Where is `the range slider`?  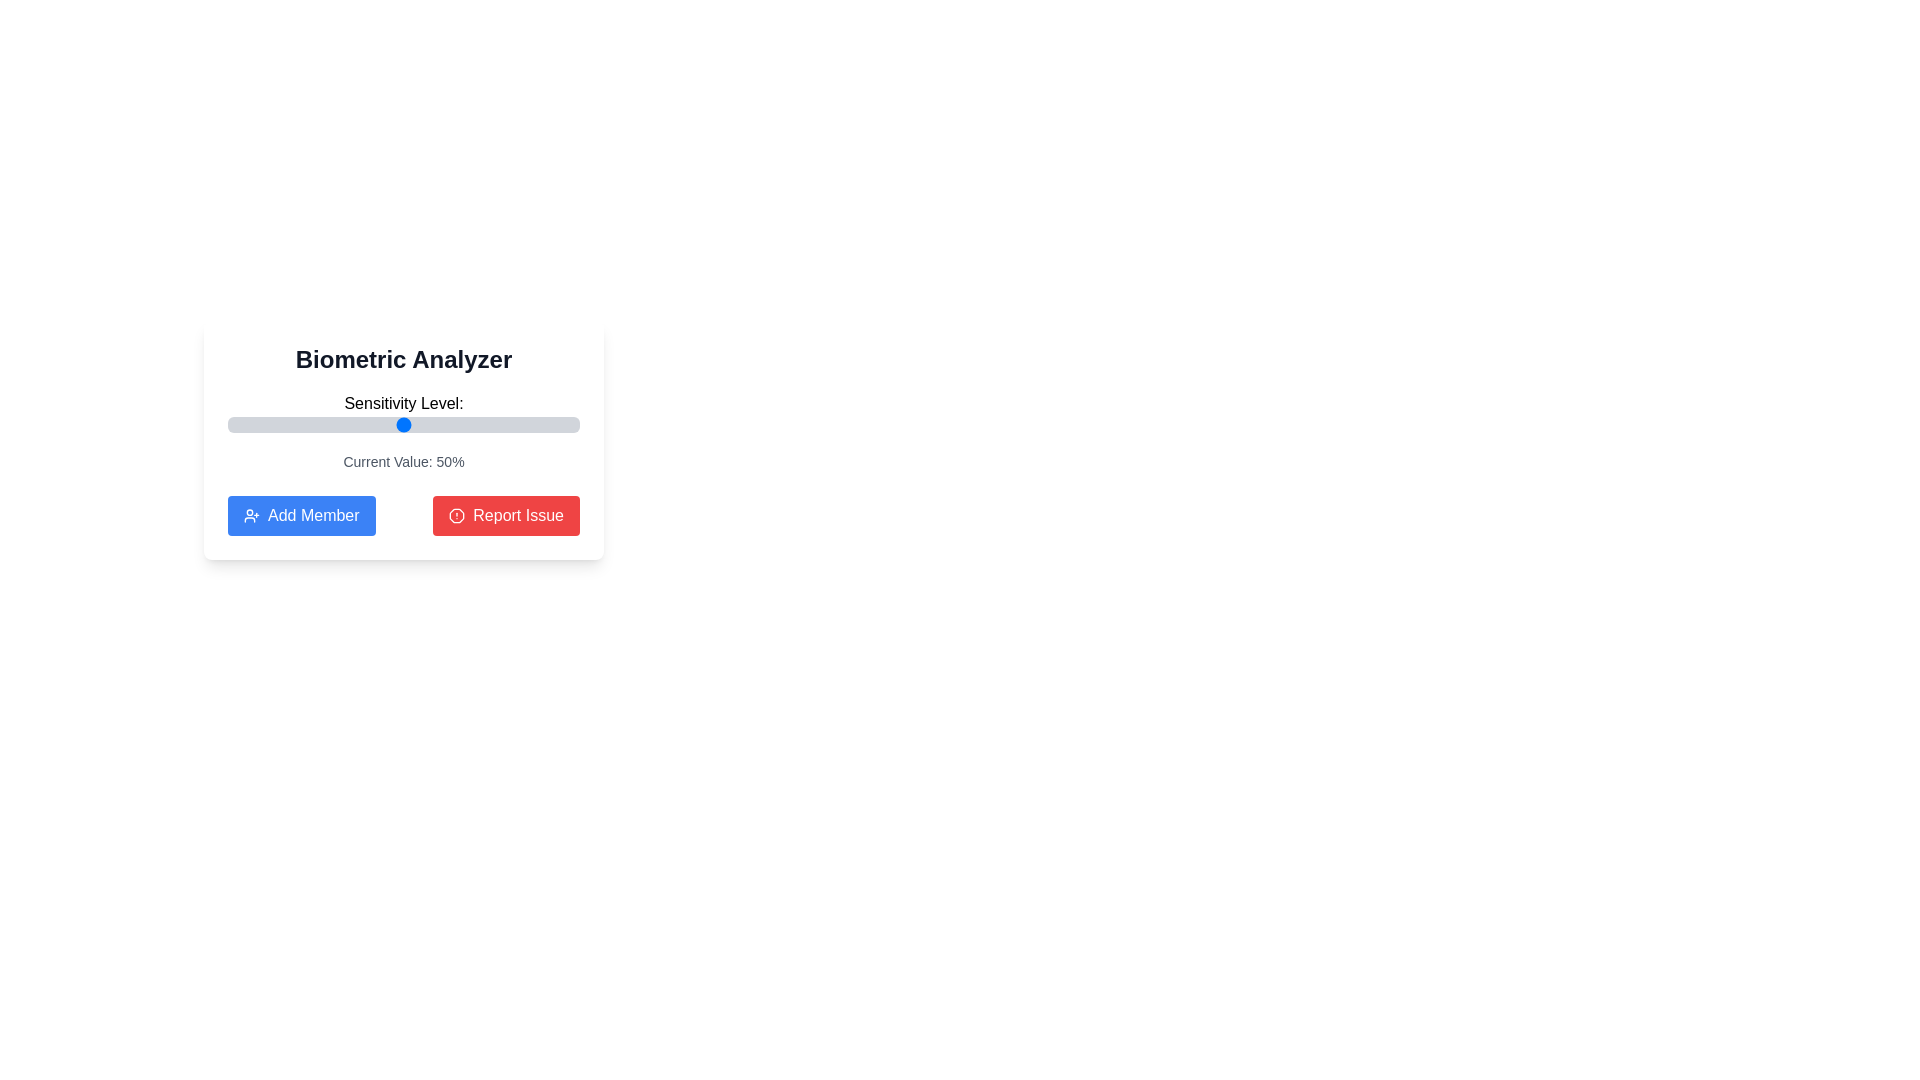 the range slider is located at coordinates (402, 423).